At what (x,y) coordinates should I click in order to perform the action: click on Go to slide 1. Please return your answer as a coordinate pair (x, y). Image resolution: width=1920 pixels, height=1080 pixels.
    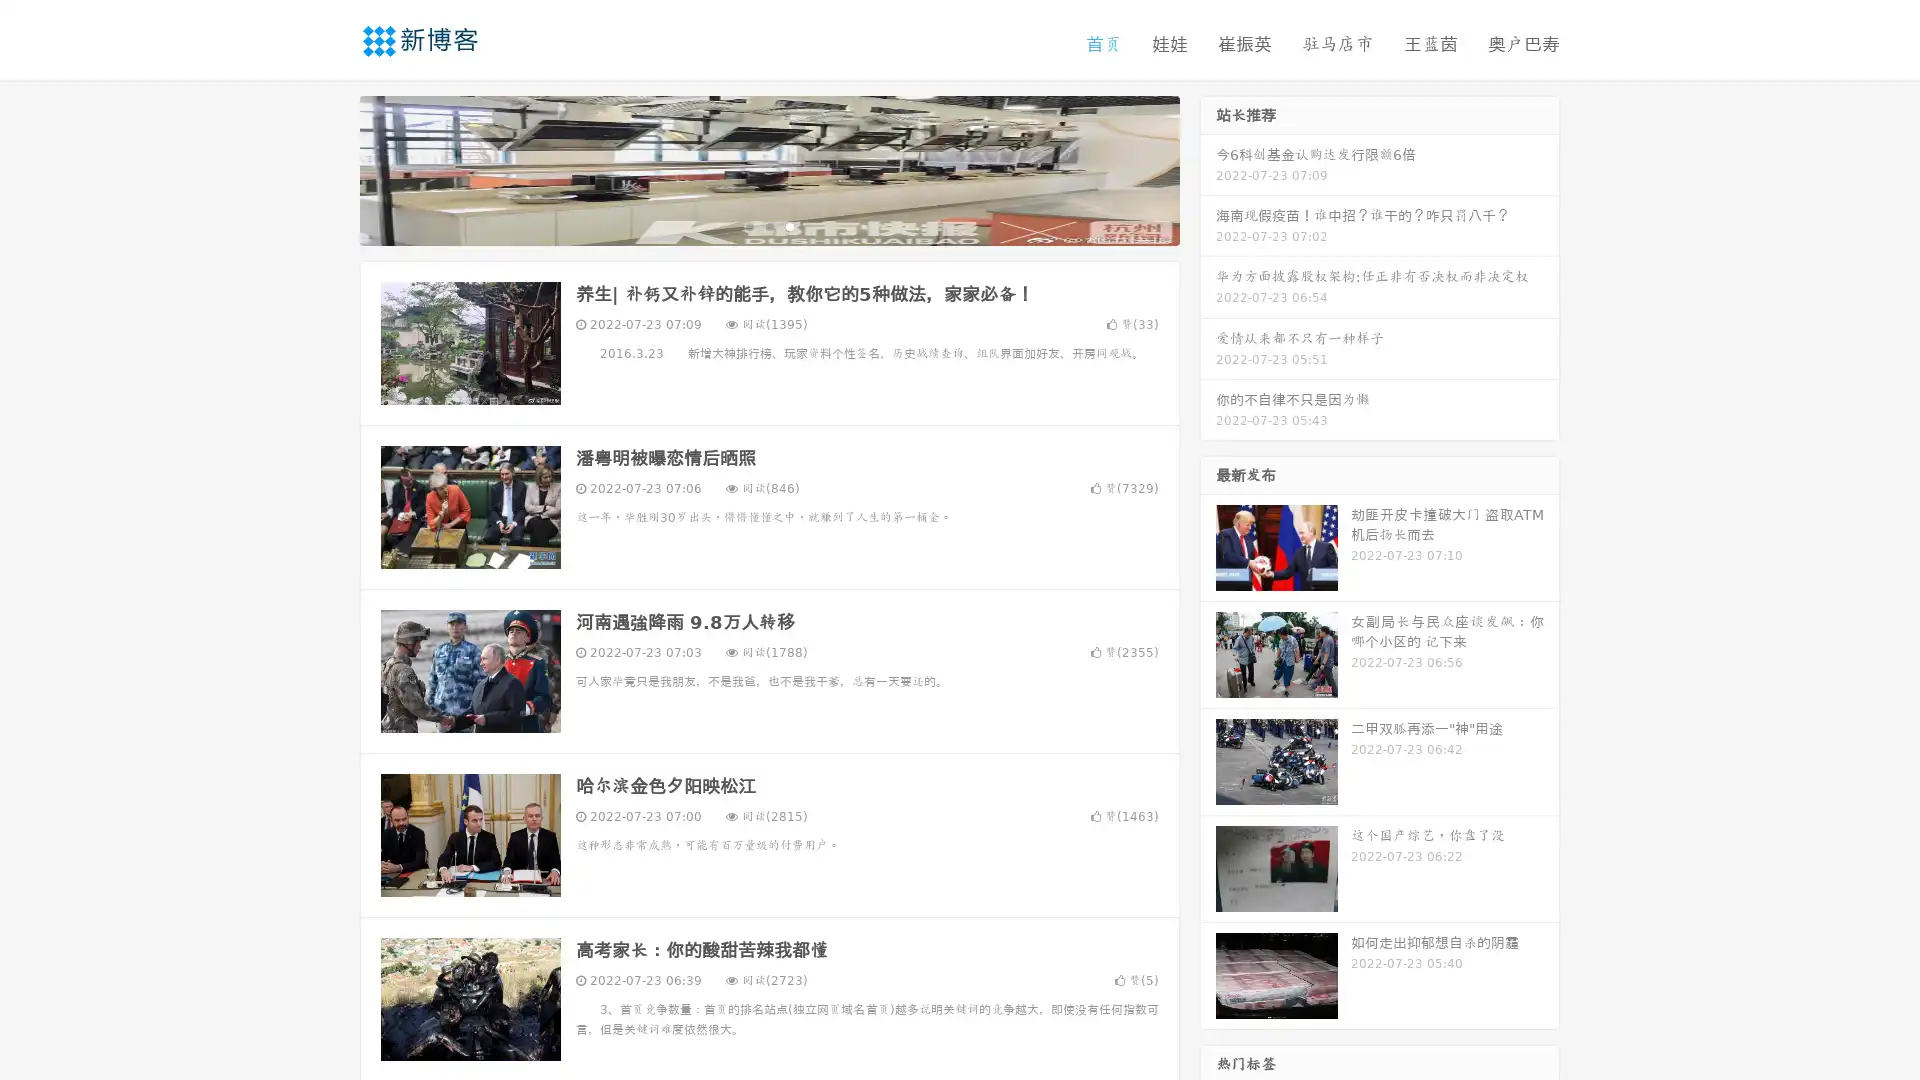
    Looking at the image, I should click on (748, 225).